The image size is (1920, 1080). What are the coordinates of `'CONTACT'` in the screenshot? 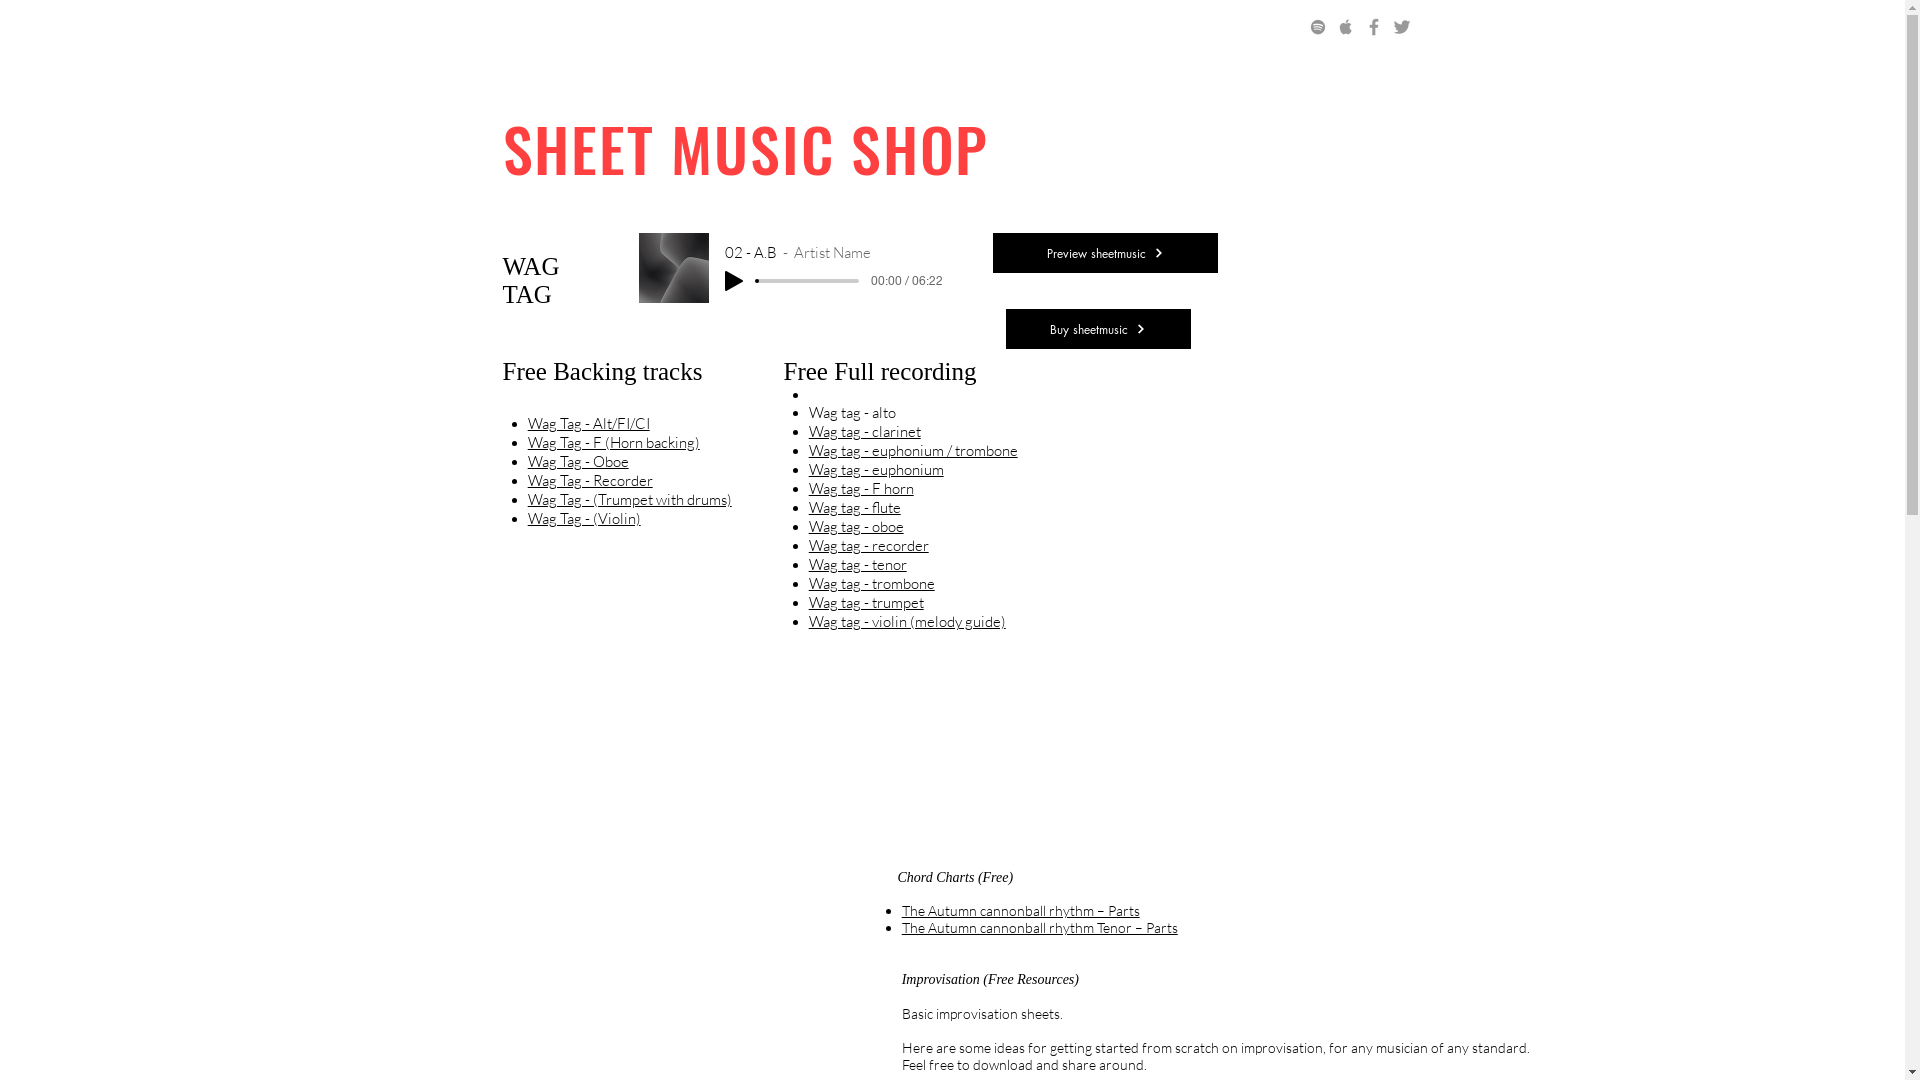 It's located at (1128, 29).